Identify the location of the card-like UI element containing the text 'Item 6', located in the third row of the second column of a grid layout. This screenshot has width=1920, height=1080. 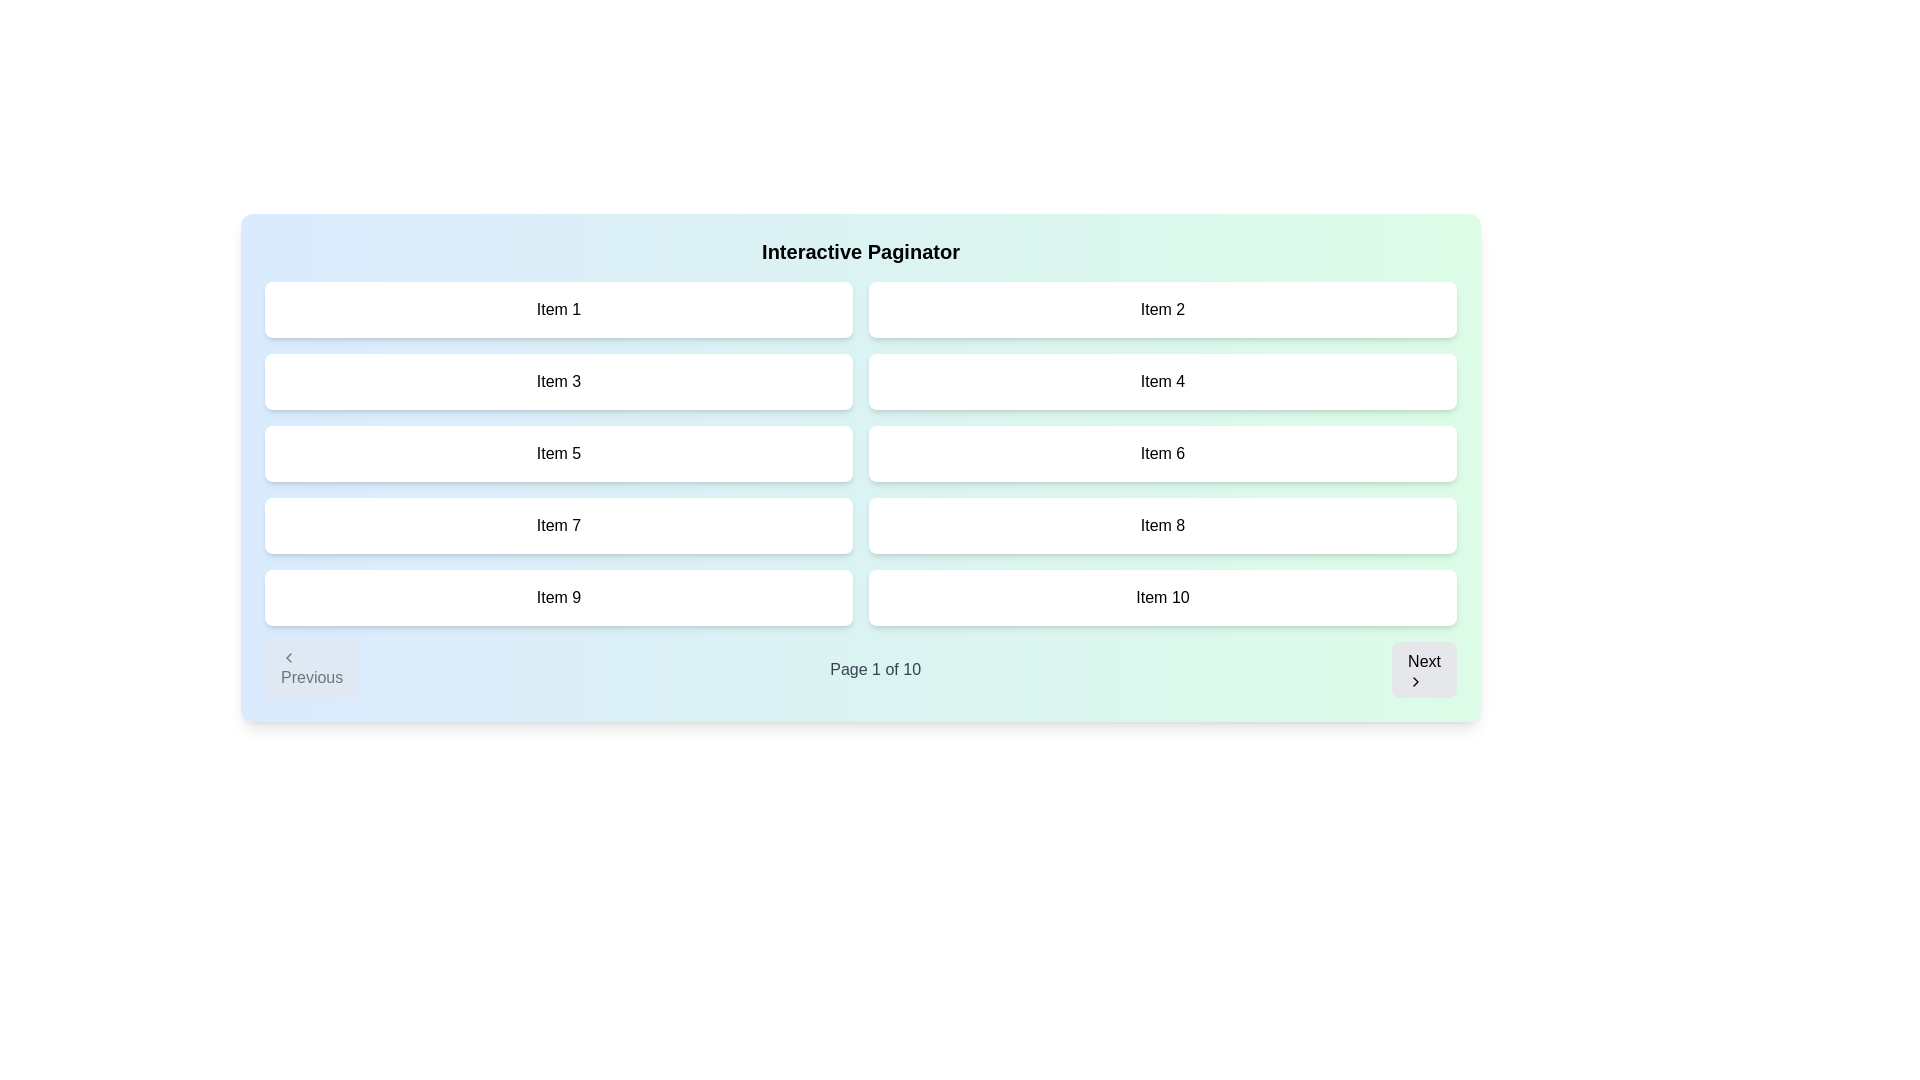
(1162, 454).